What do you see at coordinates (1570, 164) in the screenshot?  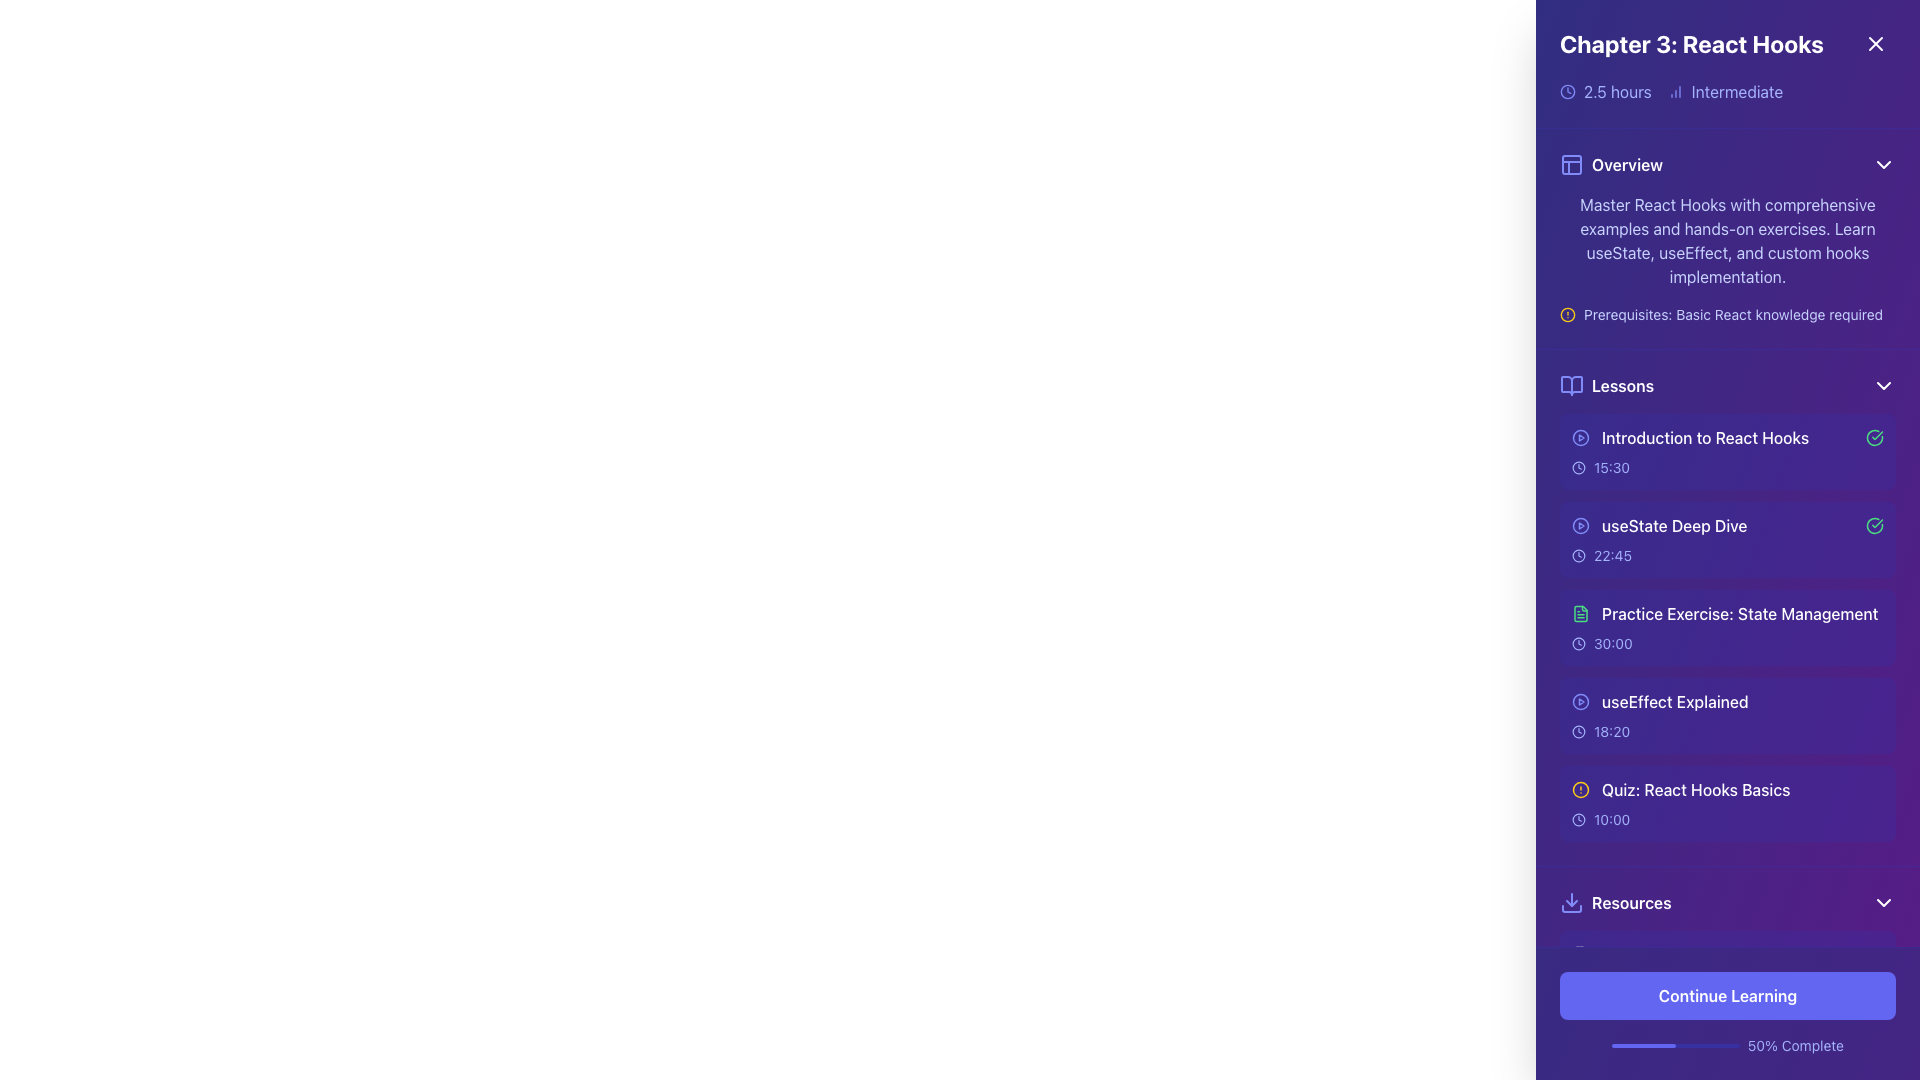 I see `the grid icon with a highlighted top-left corner, located to the left of the 'Overview' text` at bounding box center [1570, 164].